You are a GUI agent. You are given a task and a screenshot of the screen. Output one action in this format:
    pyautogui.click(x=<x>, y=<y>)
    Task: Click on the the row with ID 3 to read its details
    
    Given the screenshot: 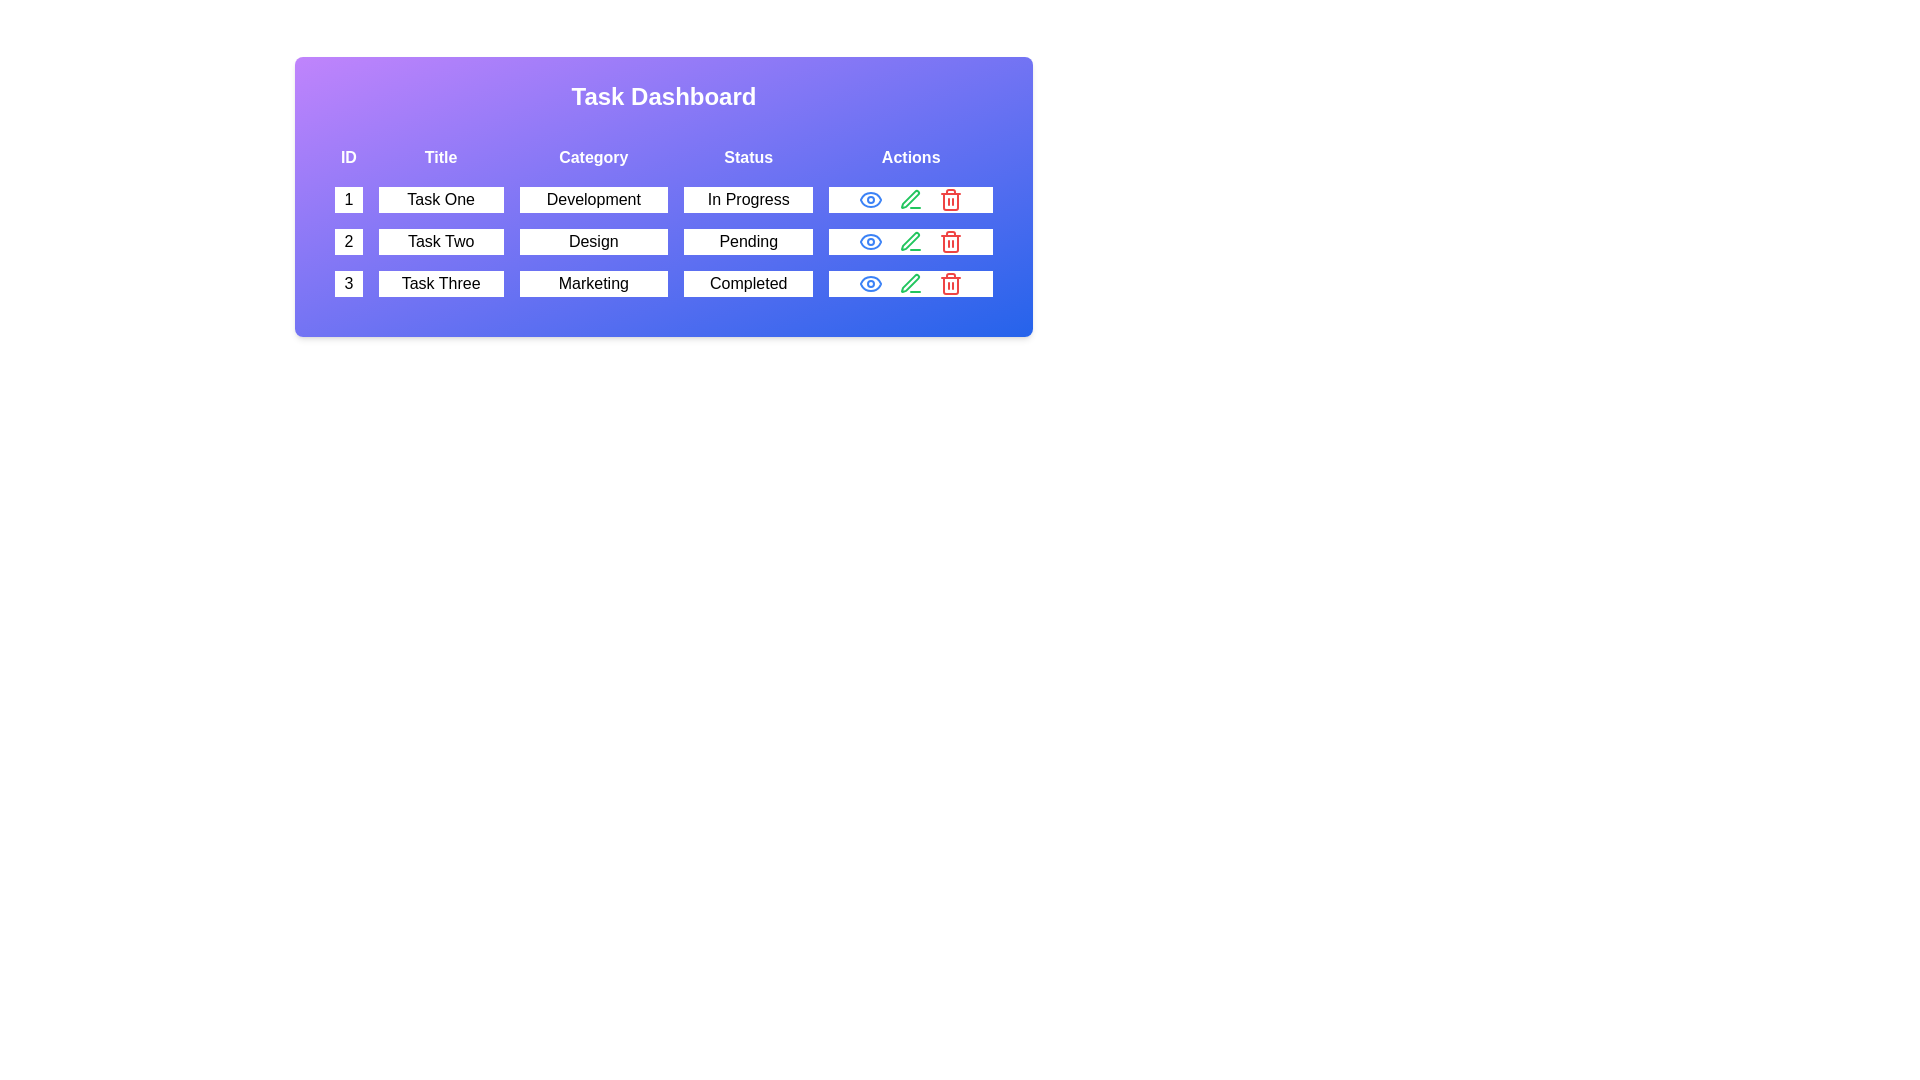 What is the action you would take?
    pyautogui.click(x=663, y=284)
    